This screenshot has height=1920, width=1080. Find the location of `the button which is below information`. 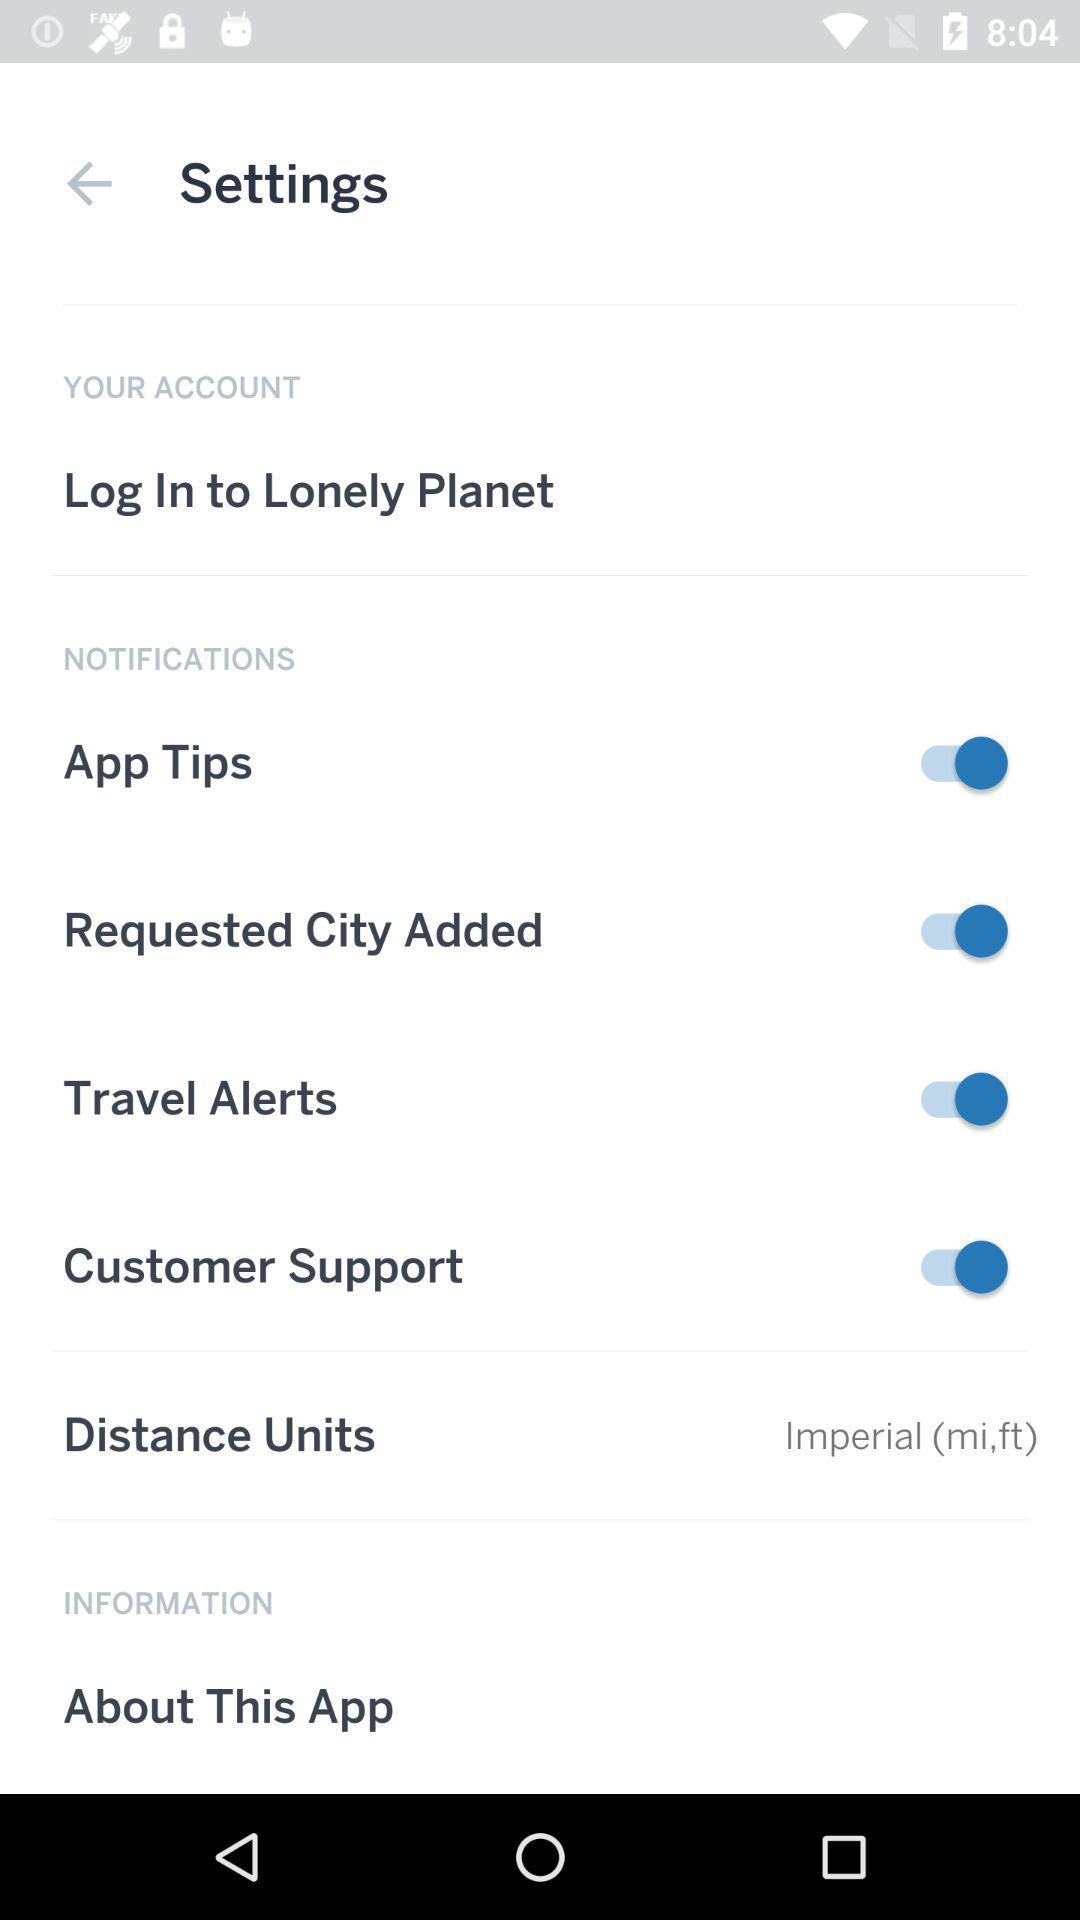

the button which is below information is located at coordinates (540, 1706).